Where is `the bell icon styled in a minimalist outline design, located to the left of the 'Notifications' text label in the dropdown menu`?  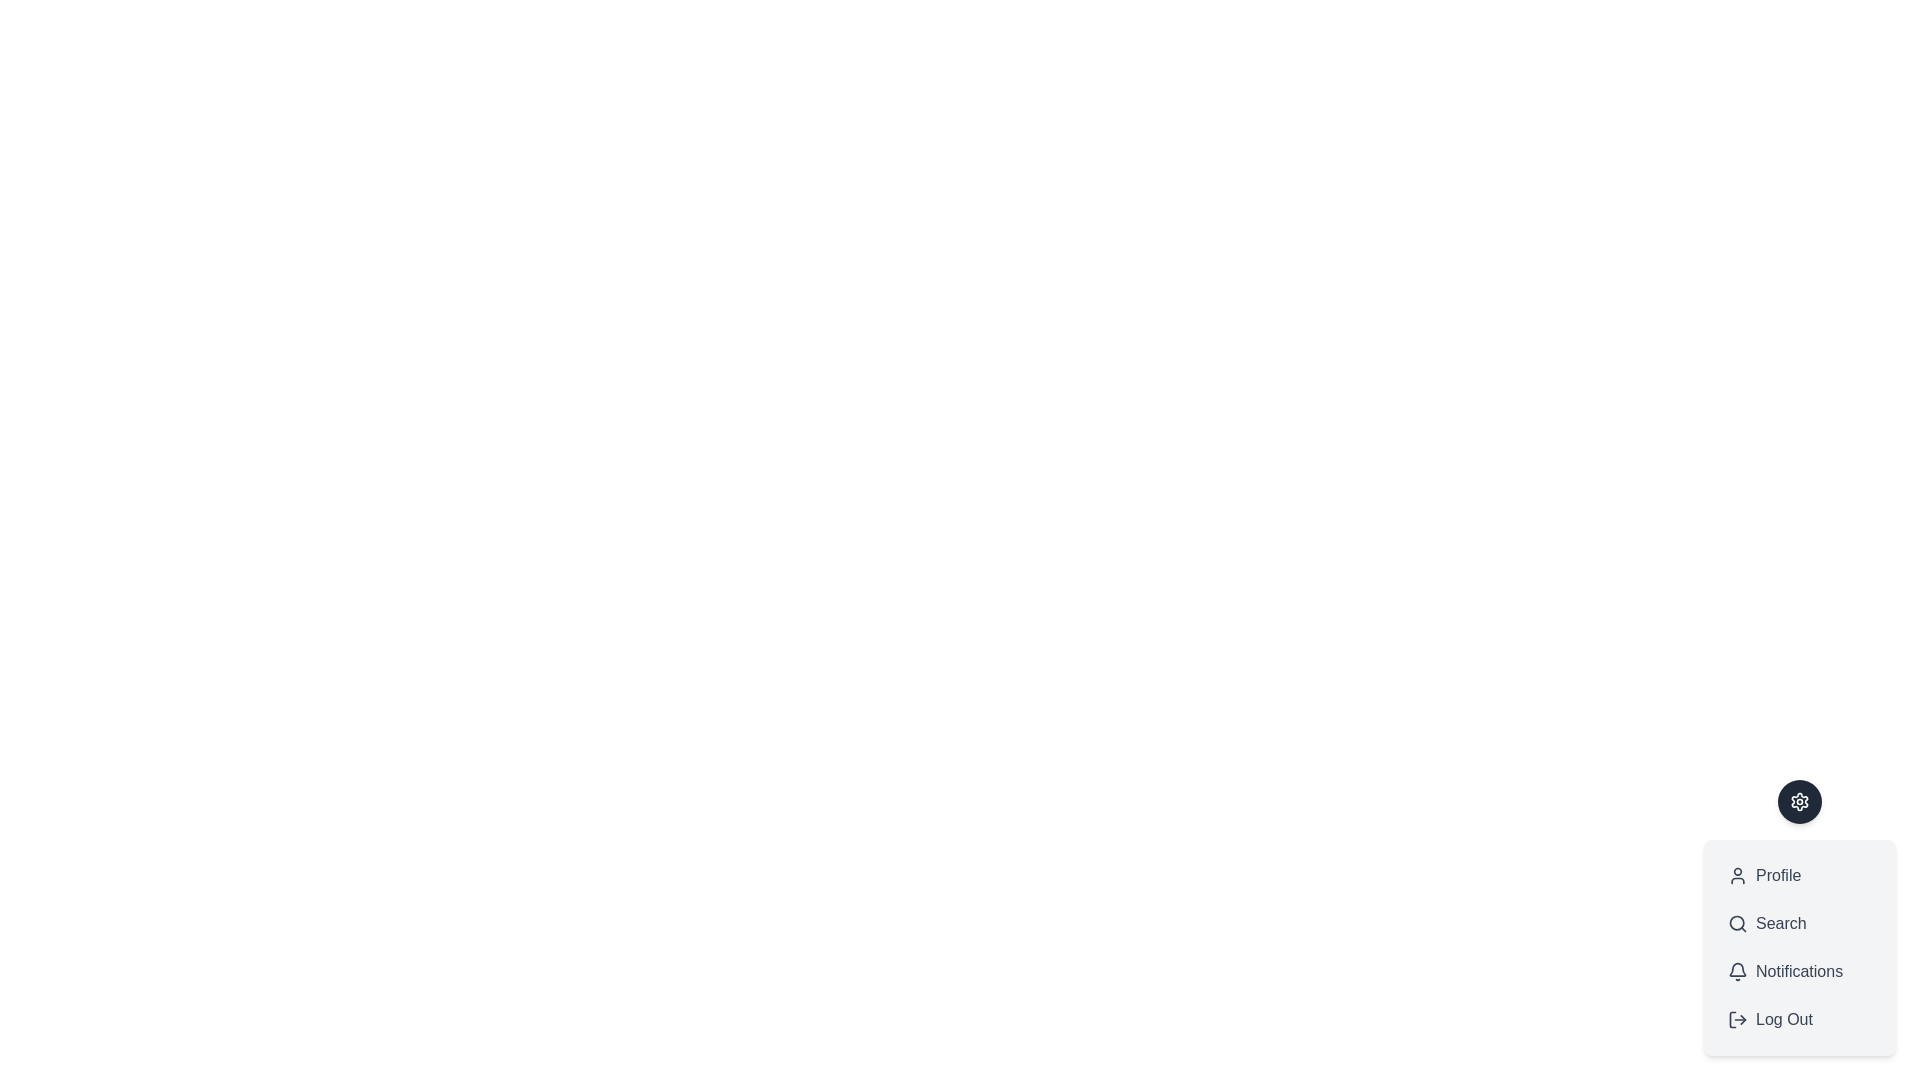
the bell icon styled in a minimalist outline design, located to the left of the 'Notifications' text label in the dropdown menu is located at coordinates (1736, 971).